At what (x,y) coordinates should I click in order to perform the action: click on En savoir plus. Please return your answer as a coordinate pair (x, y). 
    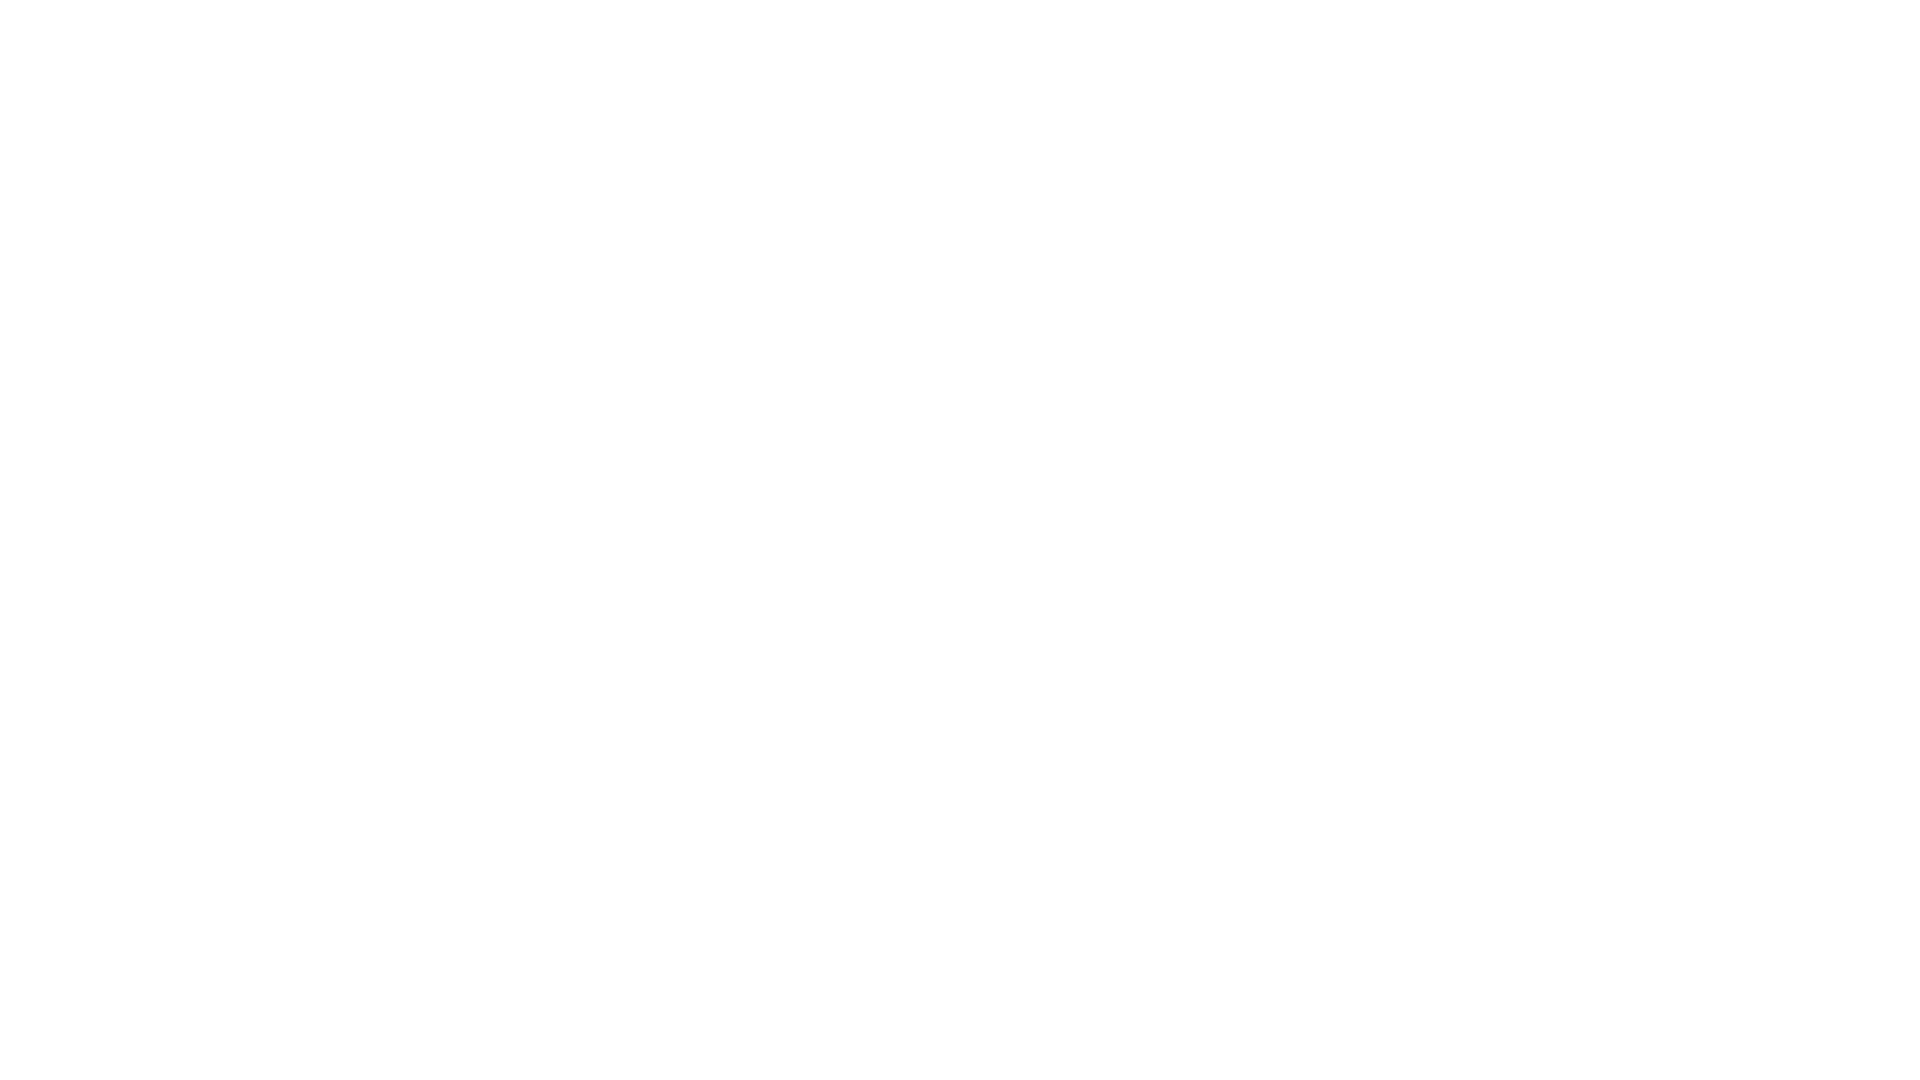
    Looking at the image, I should click on (672, 1058).